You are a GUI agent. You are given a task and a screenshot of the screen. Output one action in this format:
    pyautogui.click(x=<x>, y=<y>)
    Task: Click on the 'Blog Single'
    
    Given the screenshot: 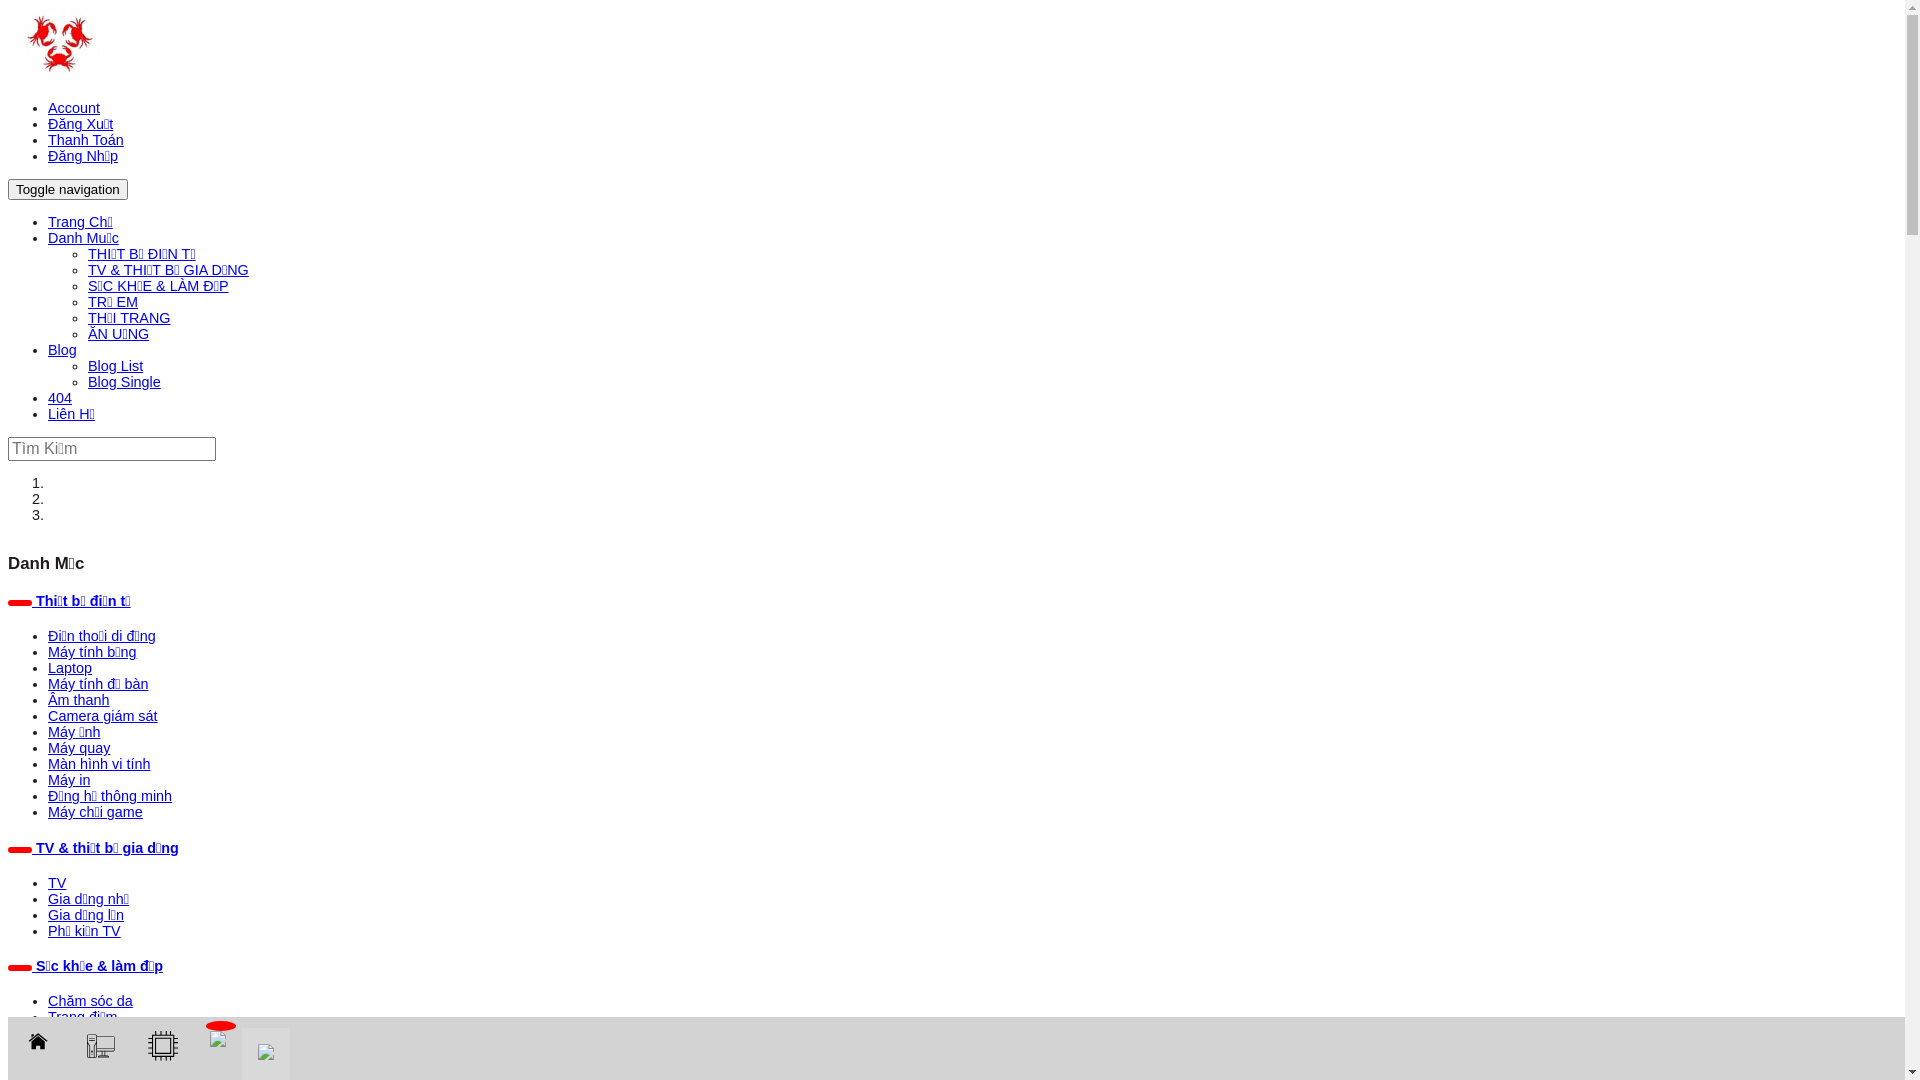 What is the action you would take?
    pyautogui.click(x=123, y=381)
    